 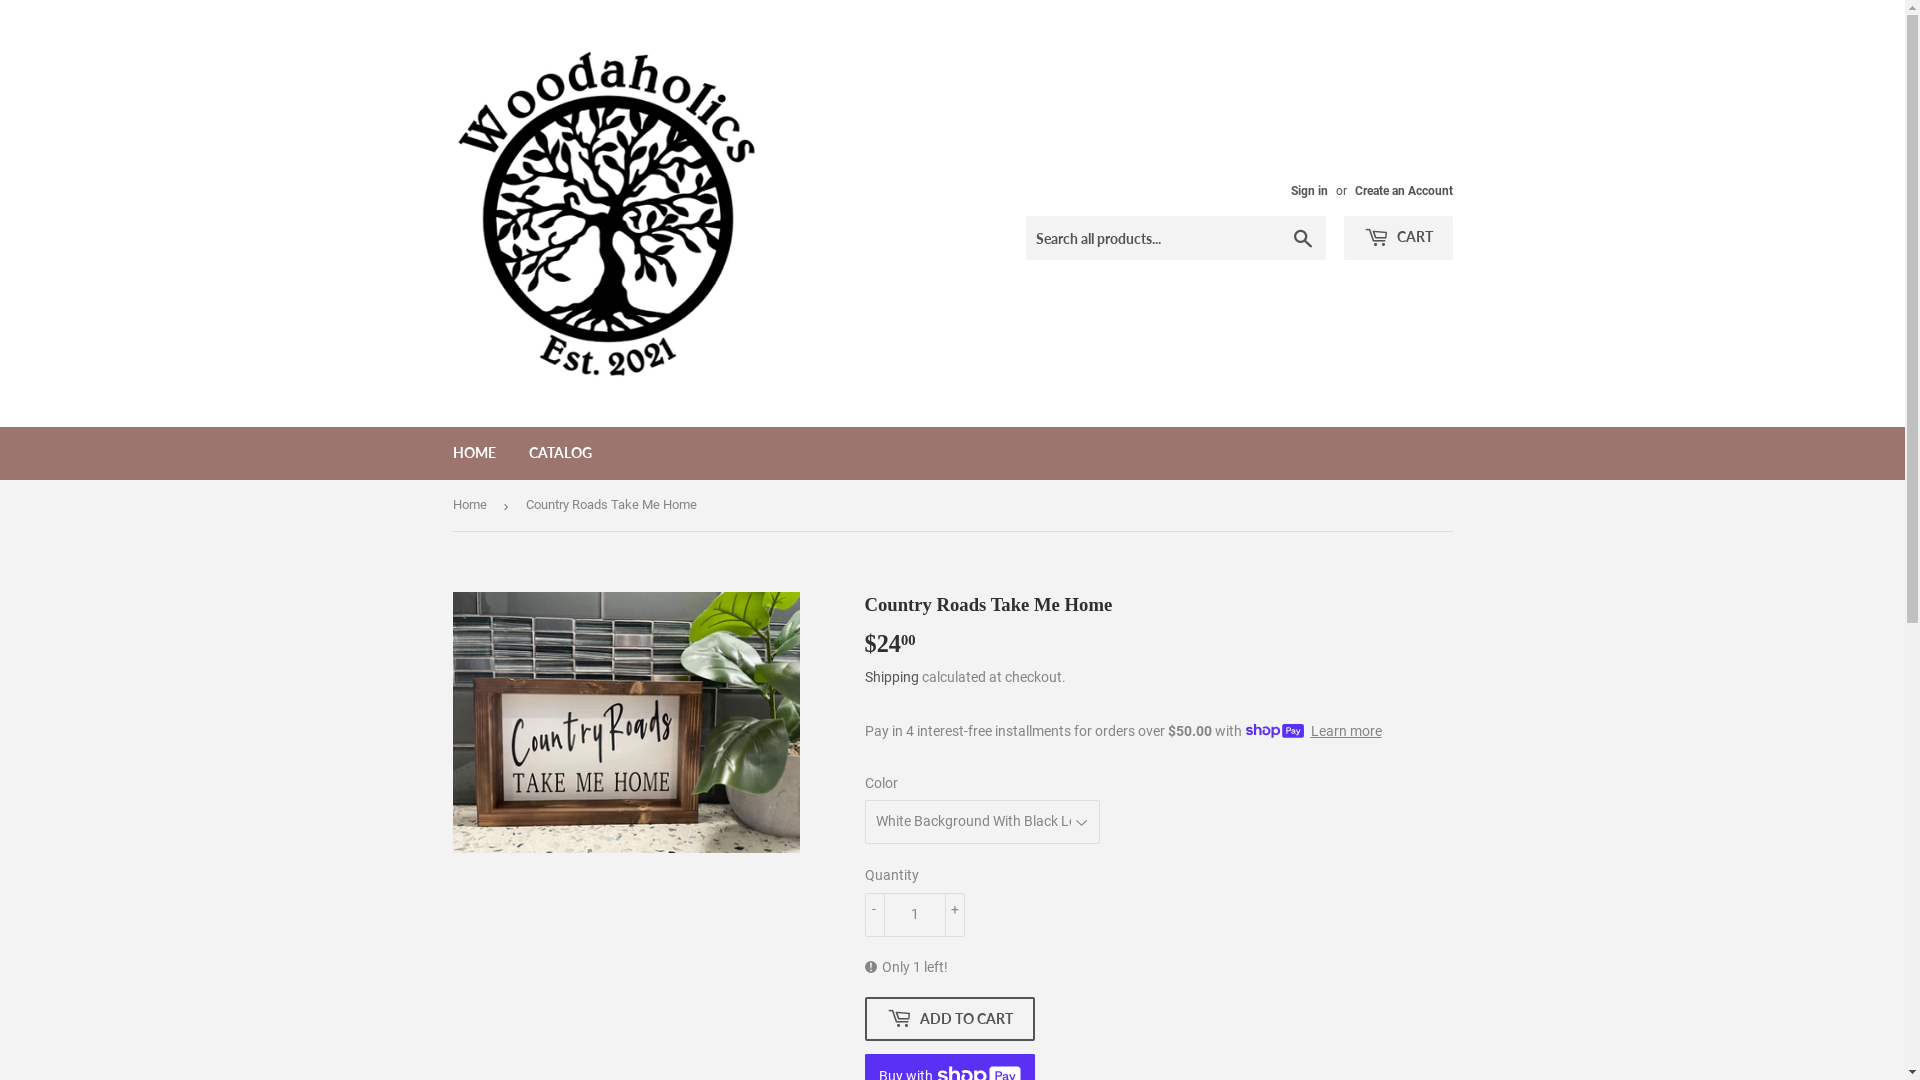 I want to click on 'ADD TO CART', so click(x=948, y=1018).